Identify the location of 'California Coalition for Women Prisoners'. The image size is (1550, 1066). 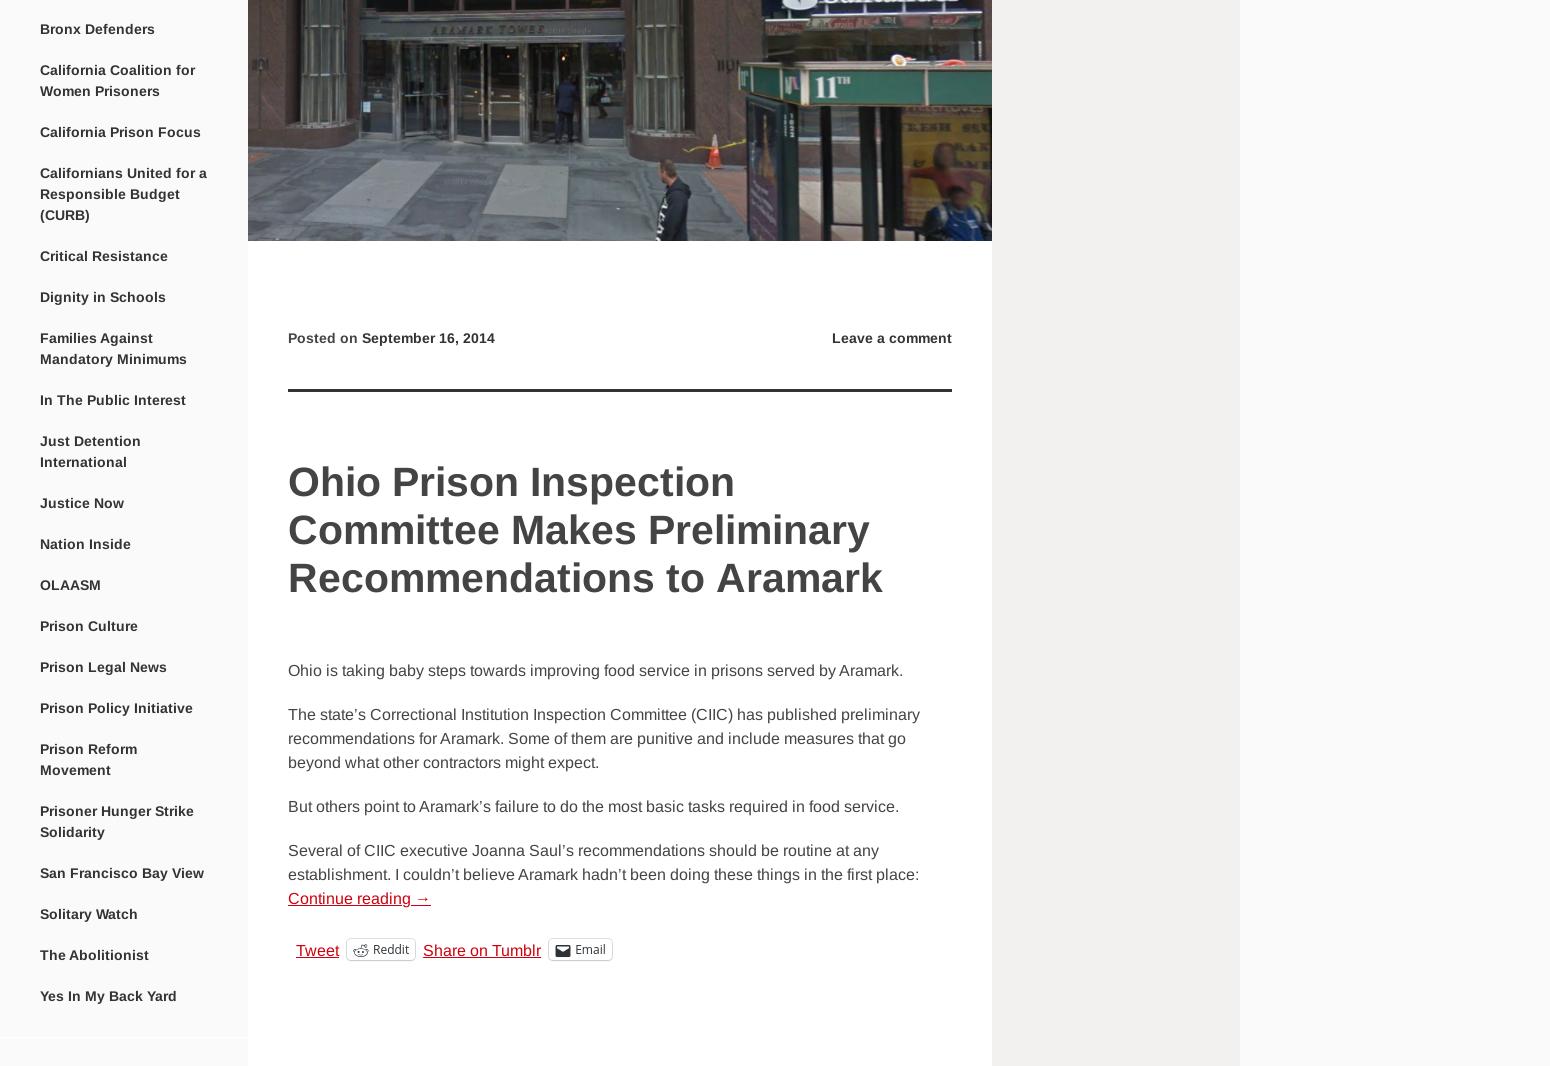
(117, 78).